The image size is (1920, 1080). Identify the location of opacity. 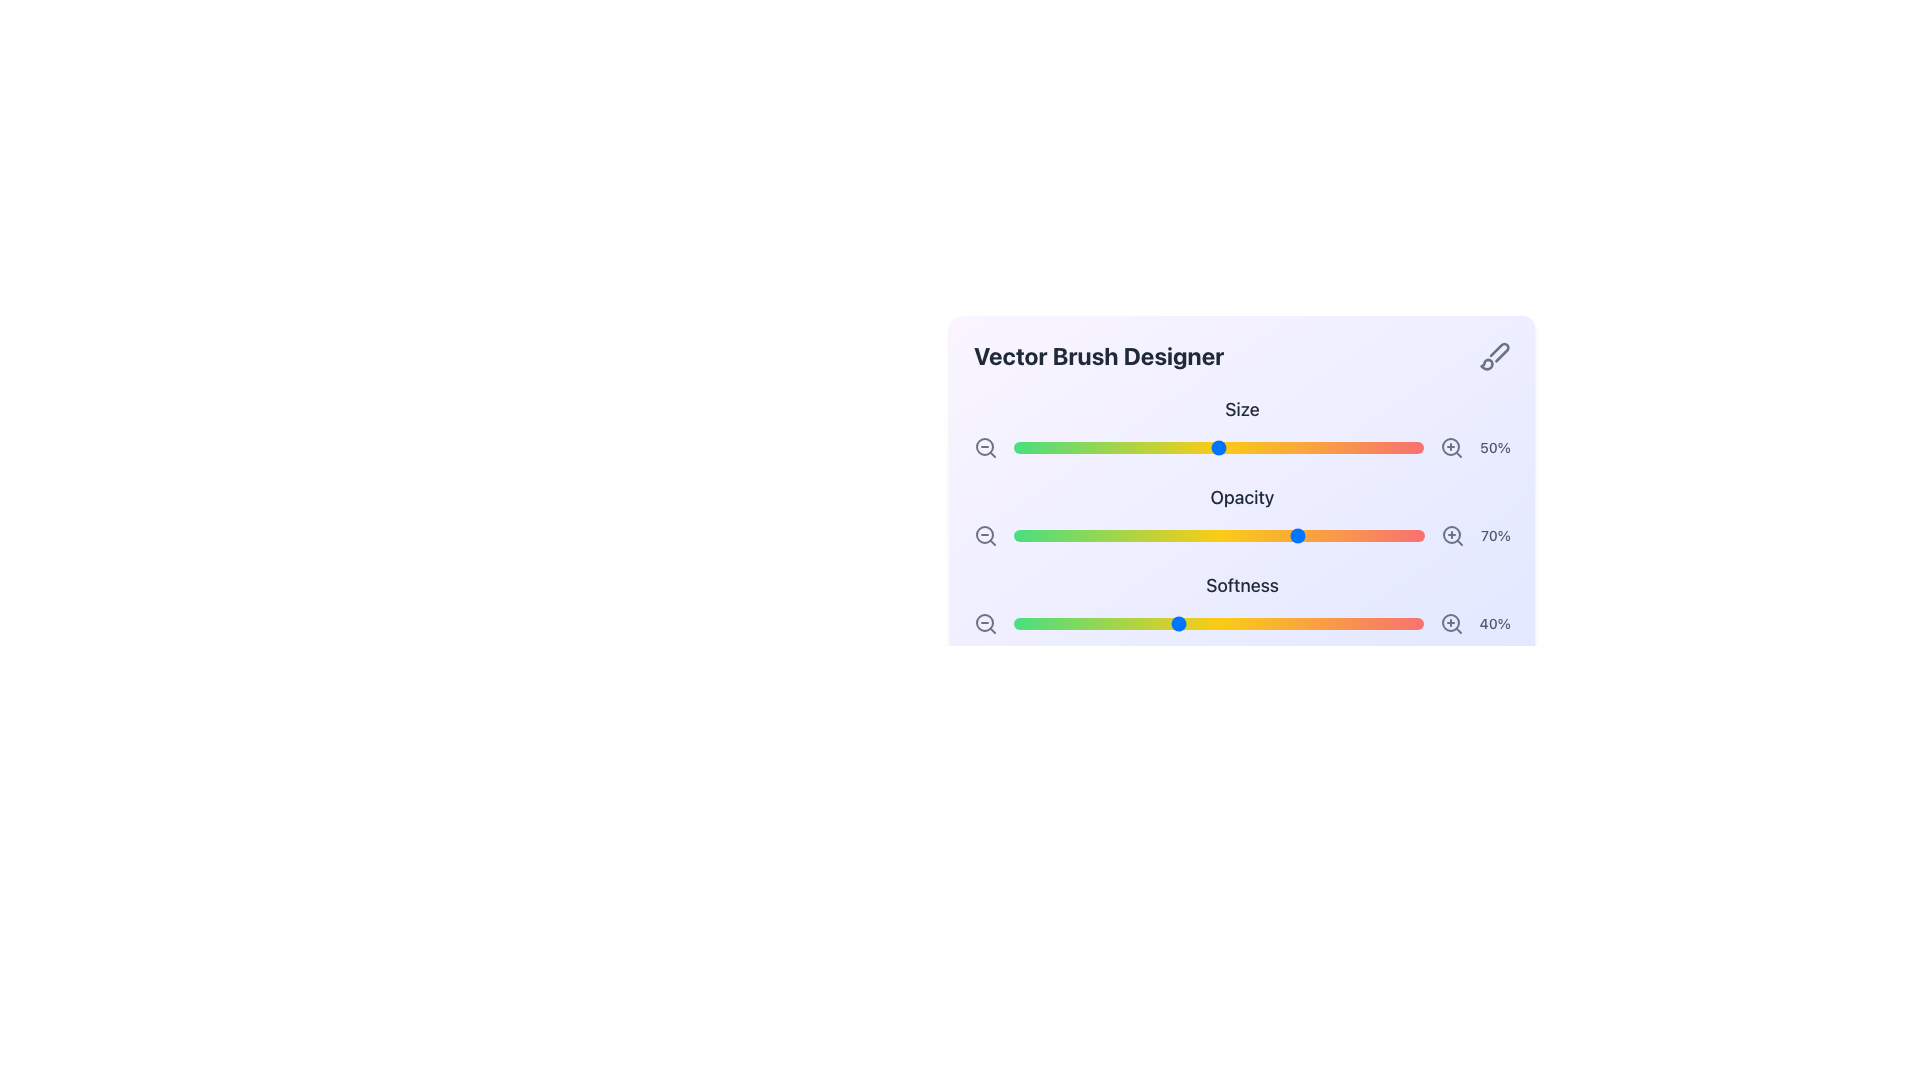
(1120, 535).